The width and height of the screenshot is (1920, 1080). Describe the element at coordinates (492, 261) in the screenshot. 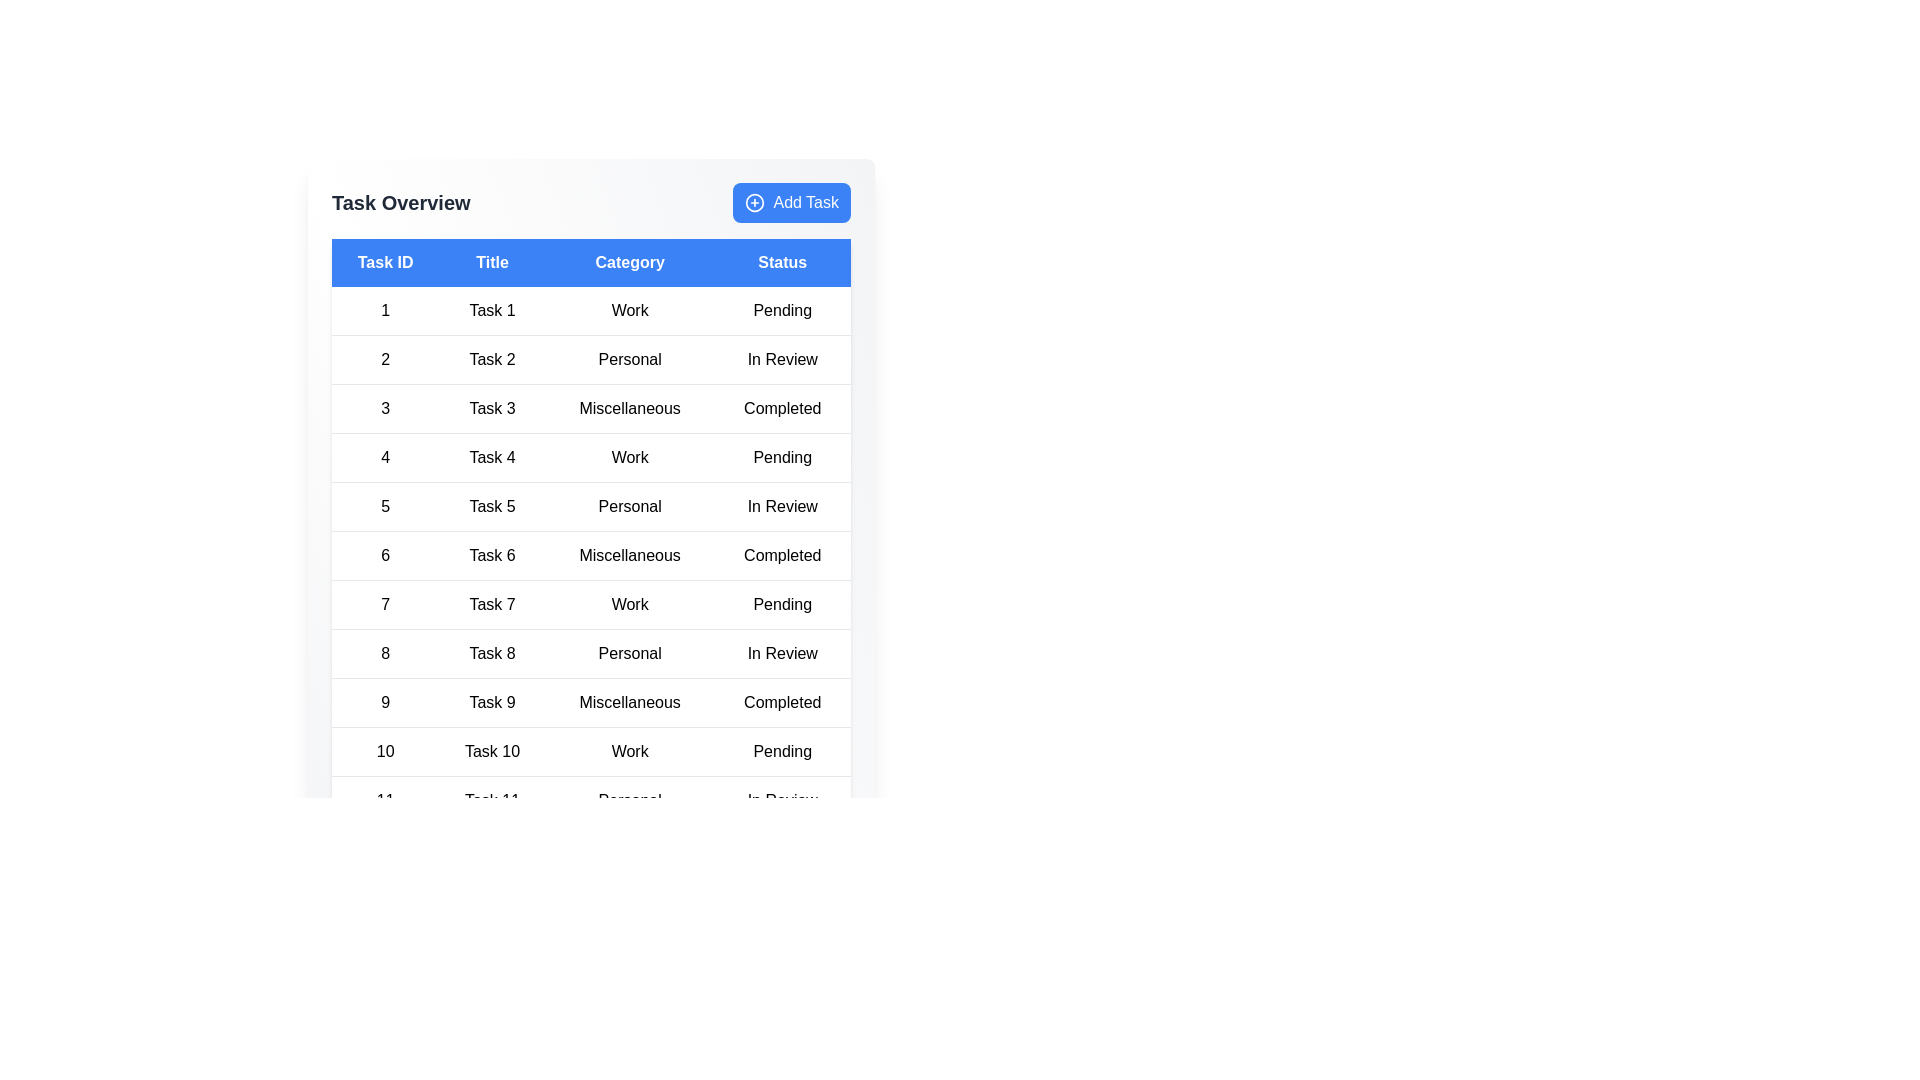

I see `the header corresponding to Title to sort the table by that column` at that location.